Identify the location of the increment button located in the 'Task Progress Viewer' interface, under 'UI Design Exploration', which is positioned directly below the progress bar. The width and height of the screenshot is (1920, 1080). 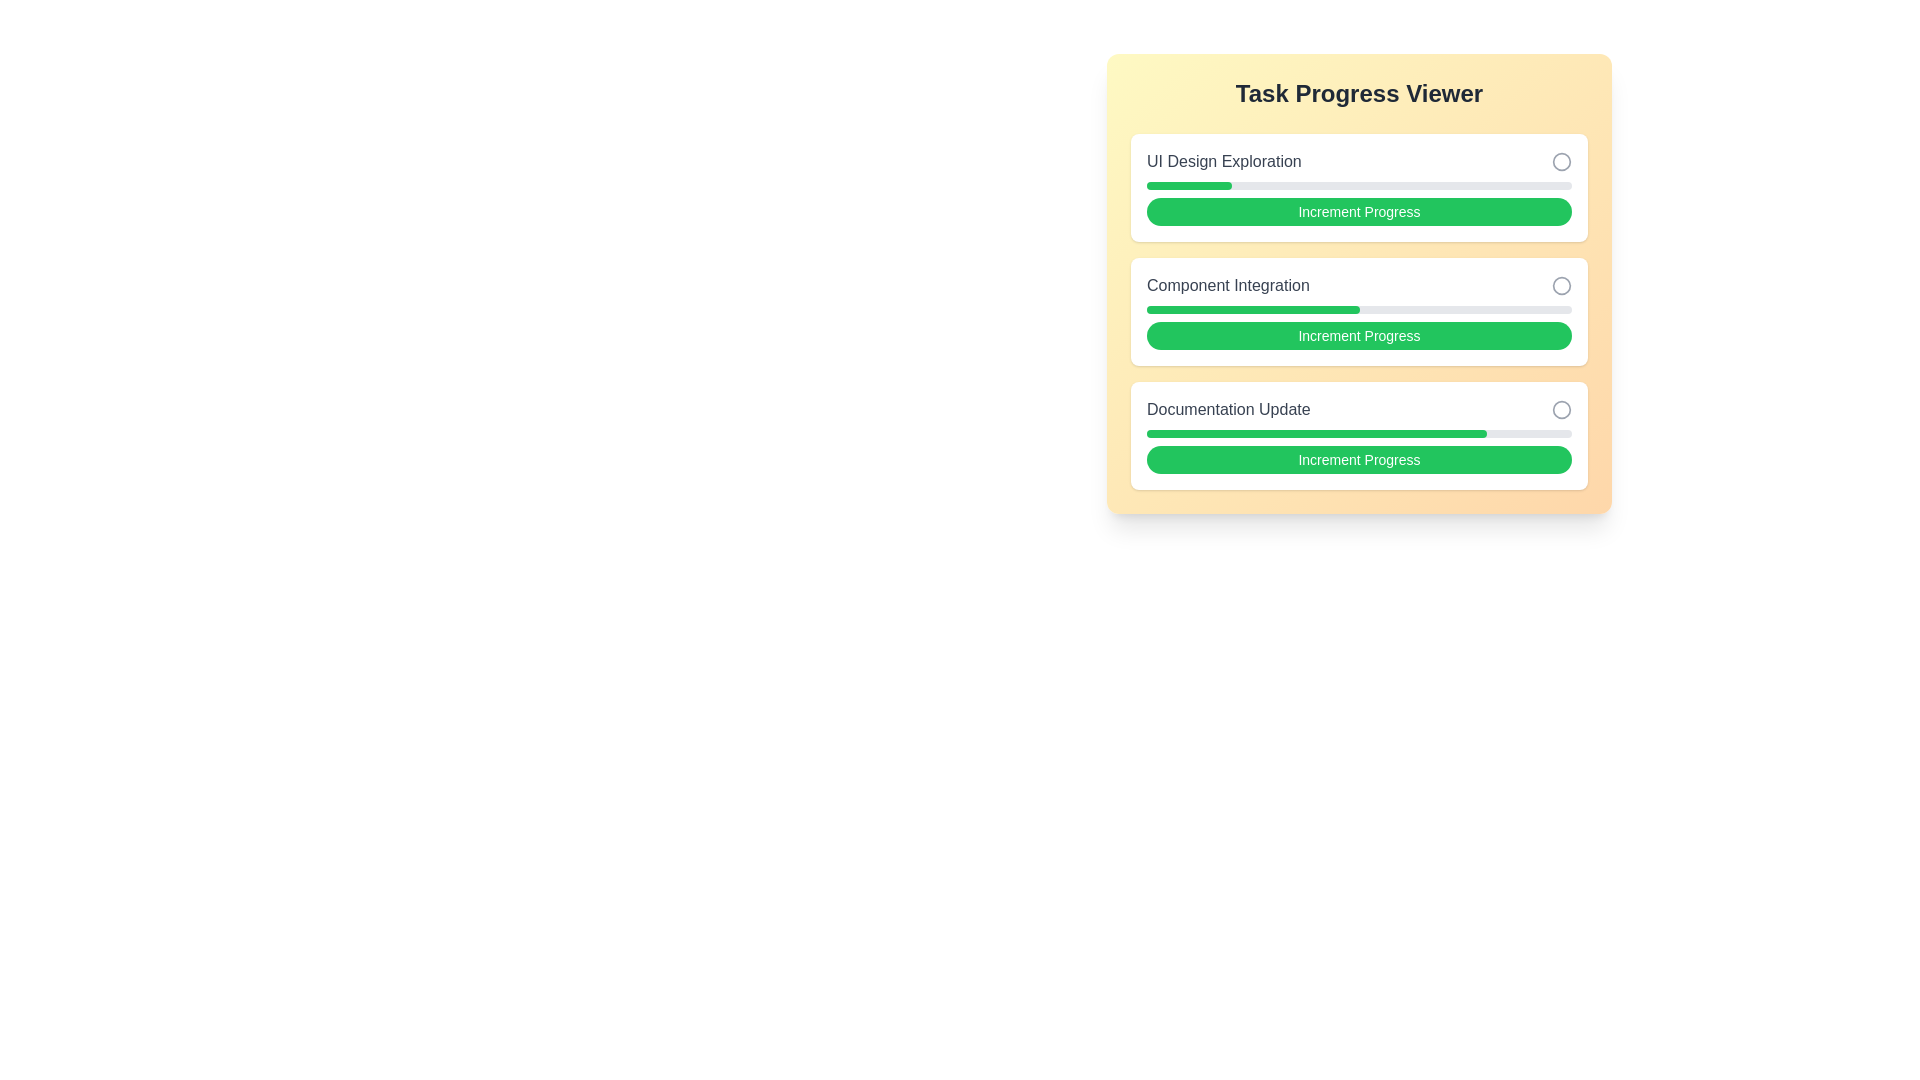
(1359, 212).